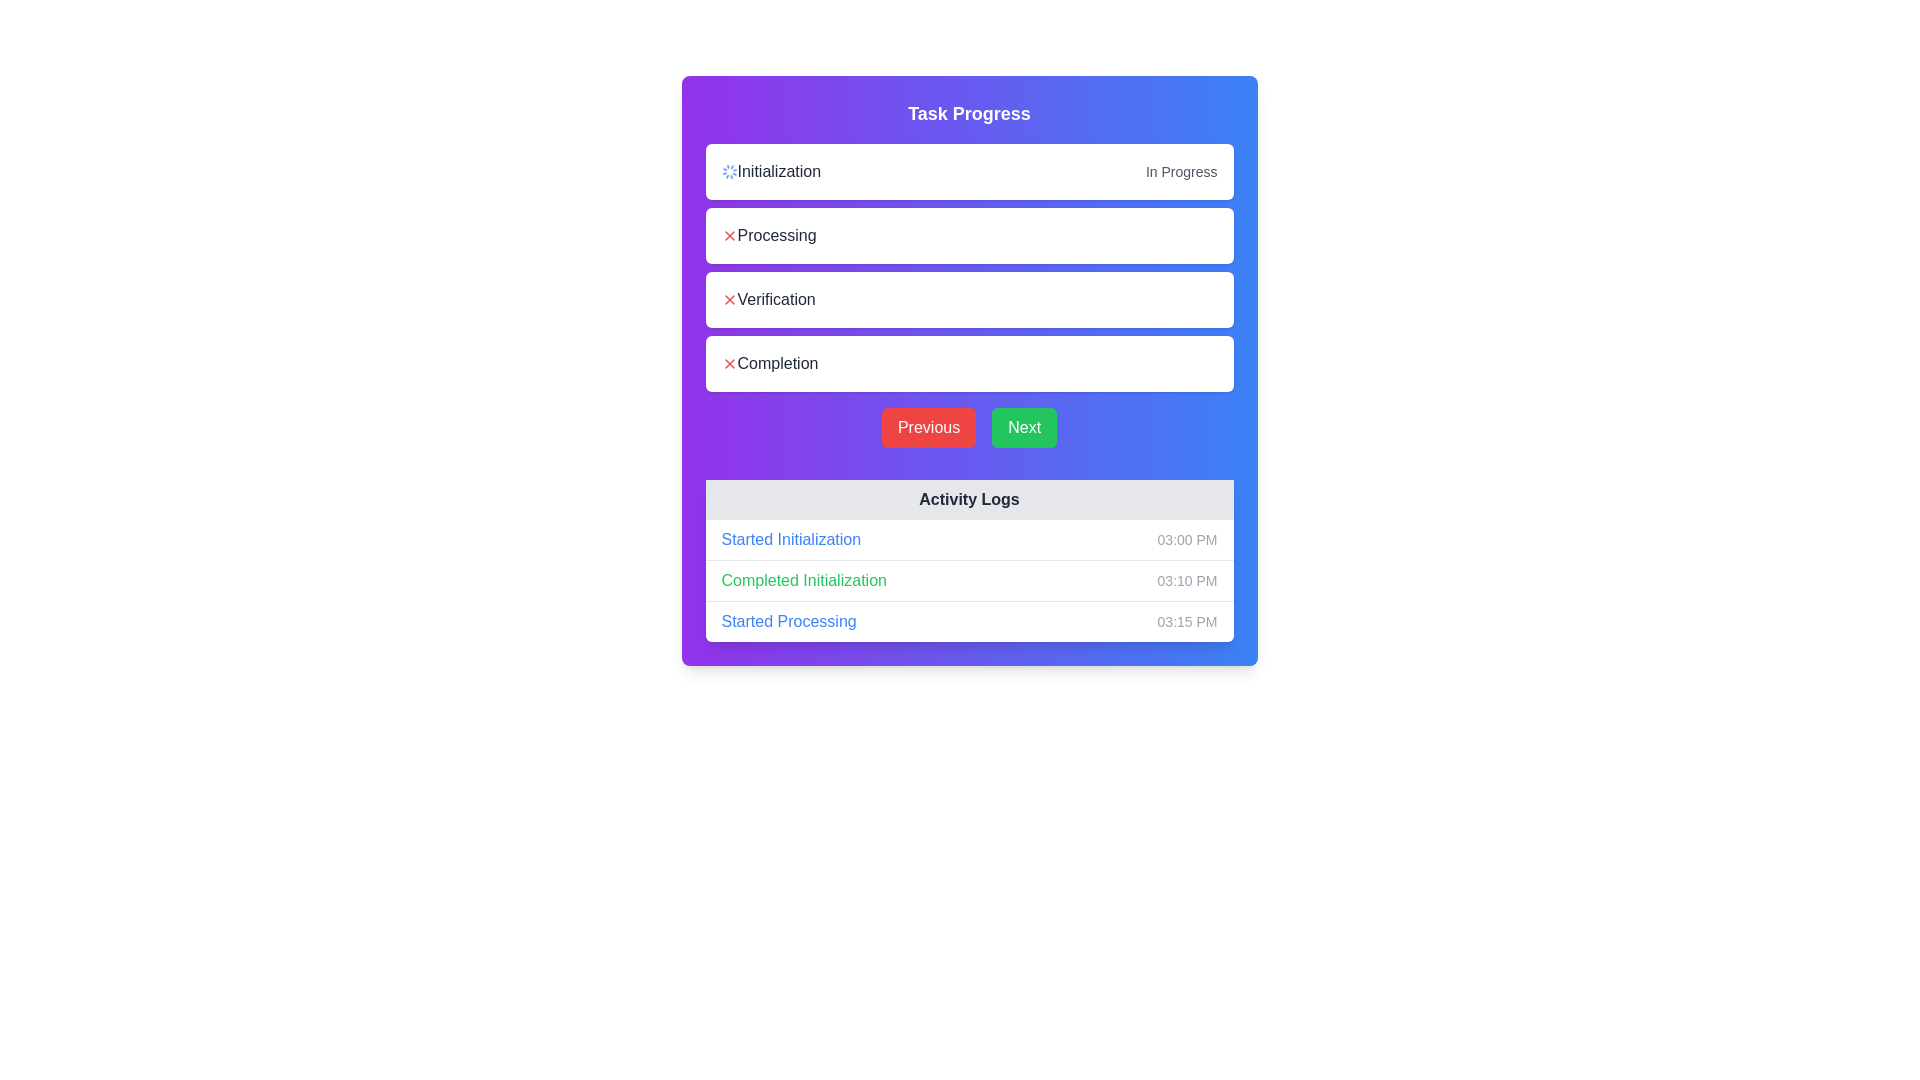 The height and width of the screenshot is (1080, 1920). What do you see at coordinates (1187, 620) in the screenshot?
I see `the text display element showing '03:15 PM' in the third row of the 'Activity Logs' section` at bounding box center [1187, 620].